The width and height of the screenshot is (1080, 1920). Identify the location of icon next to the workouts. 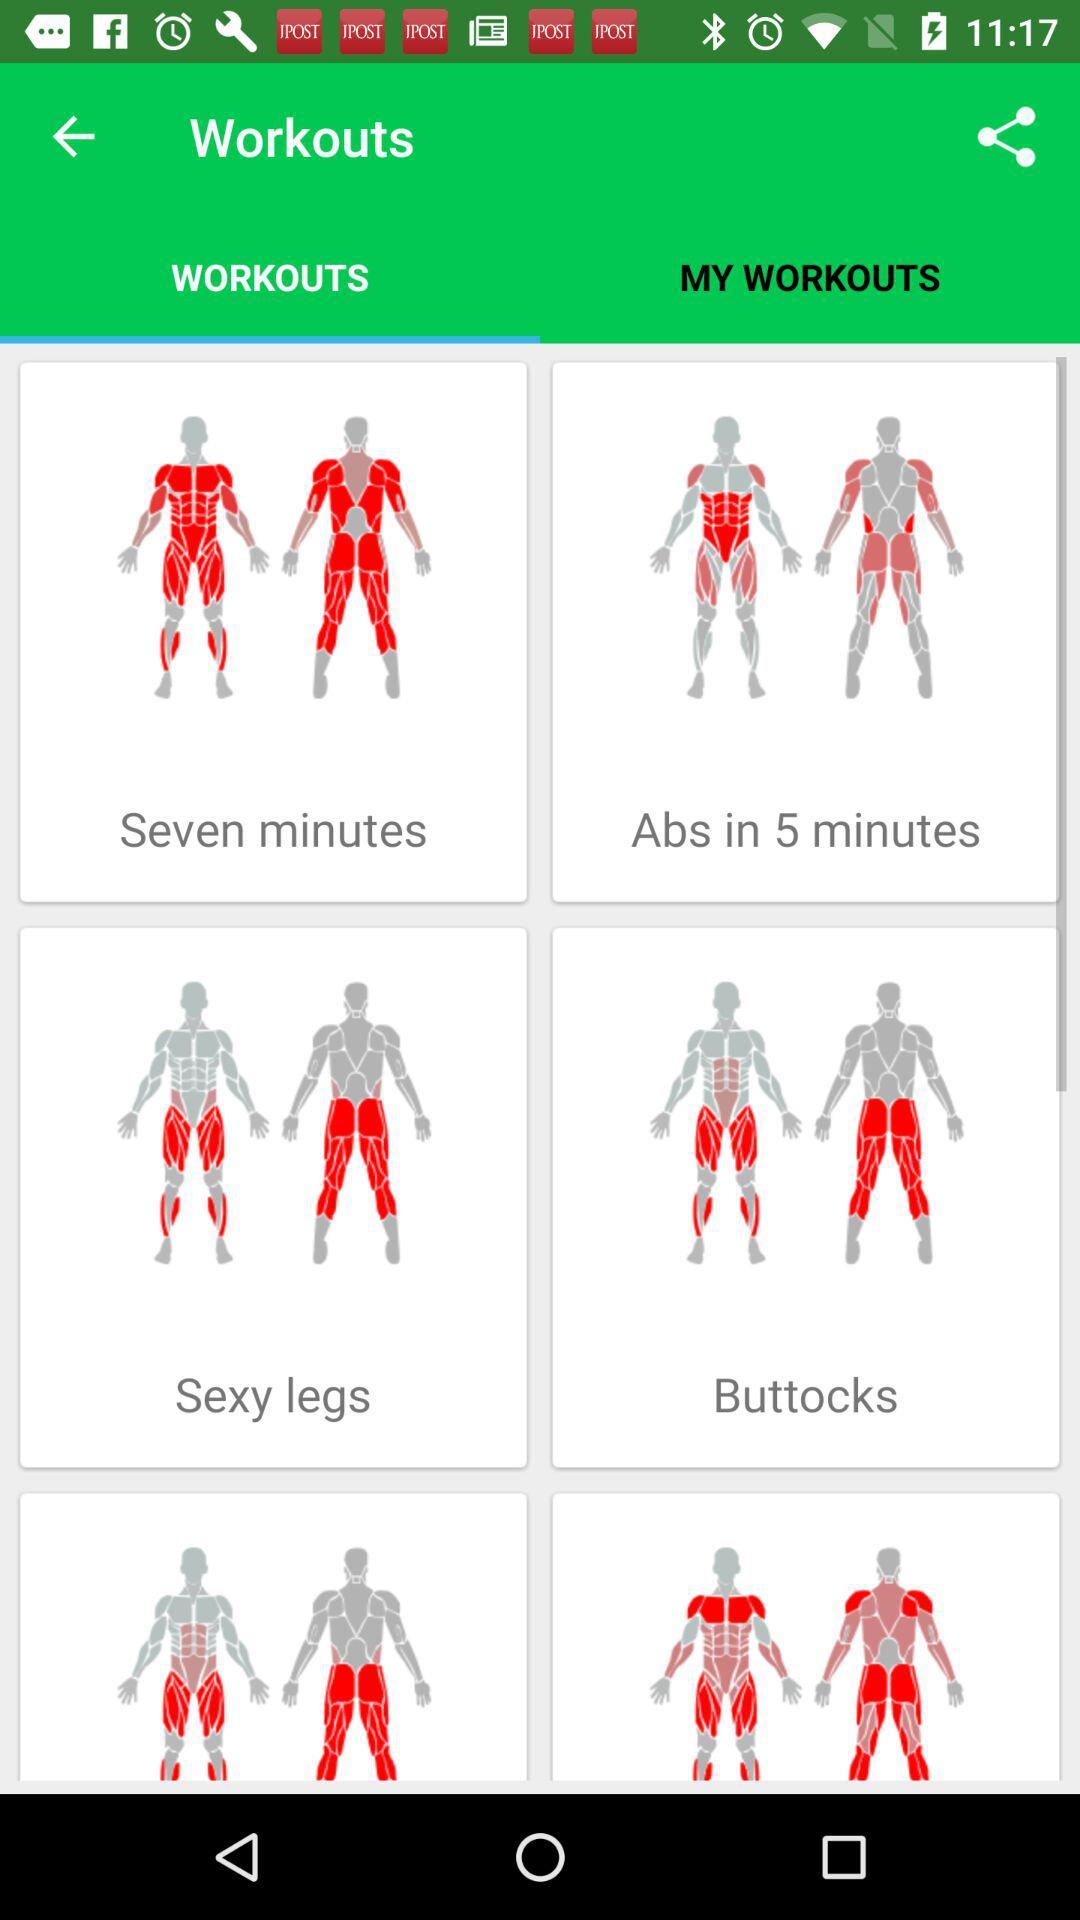
(810, 275).